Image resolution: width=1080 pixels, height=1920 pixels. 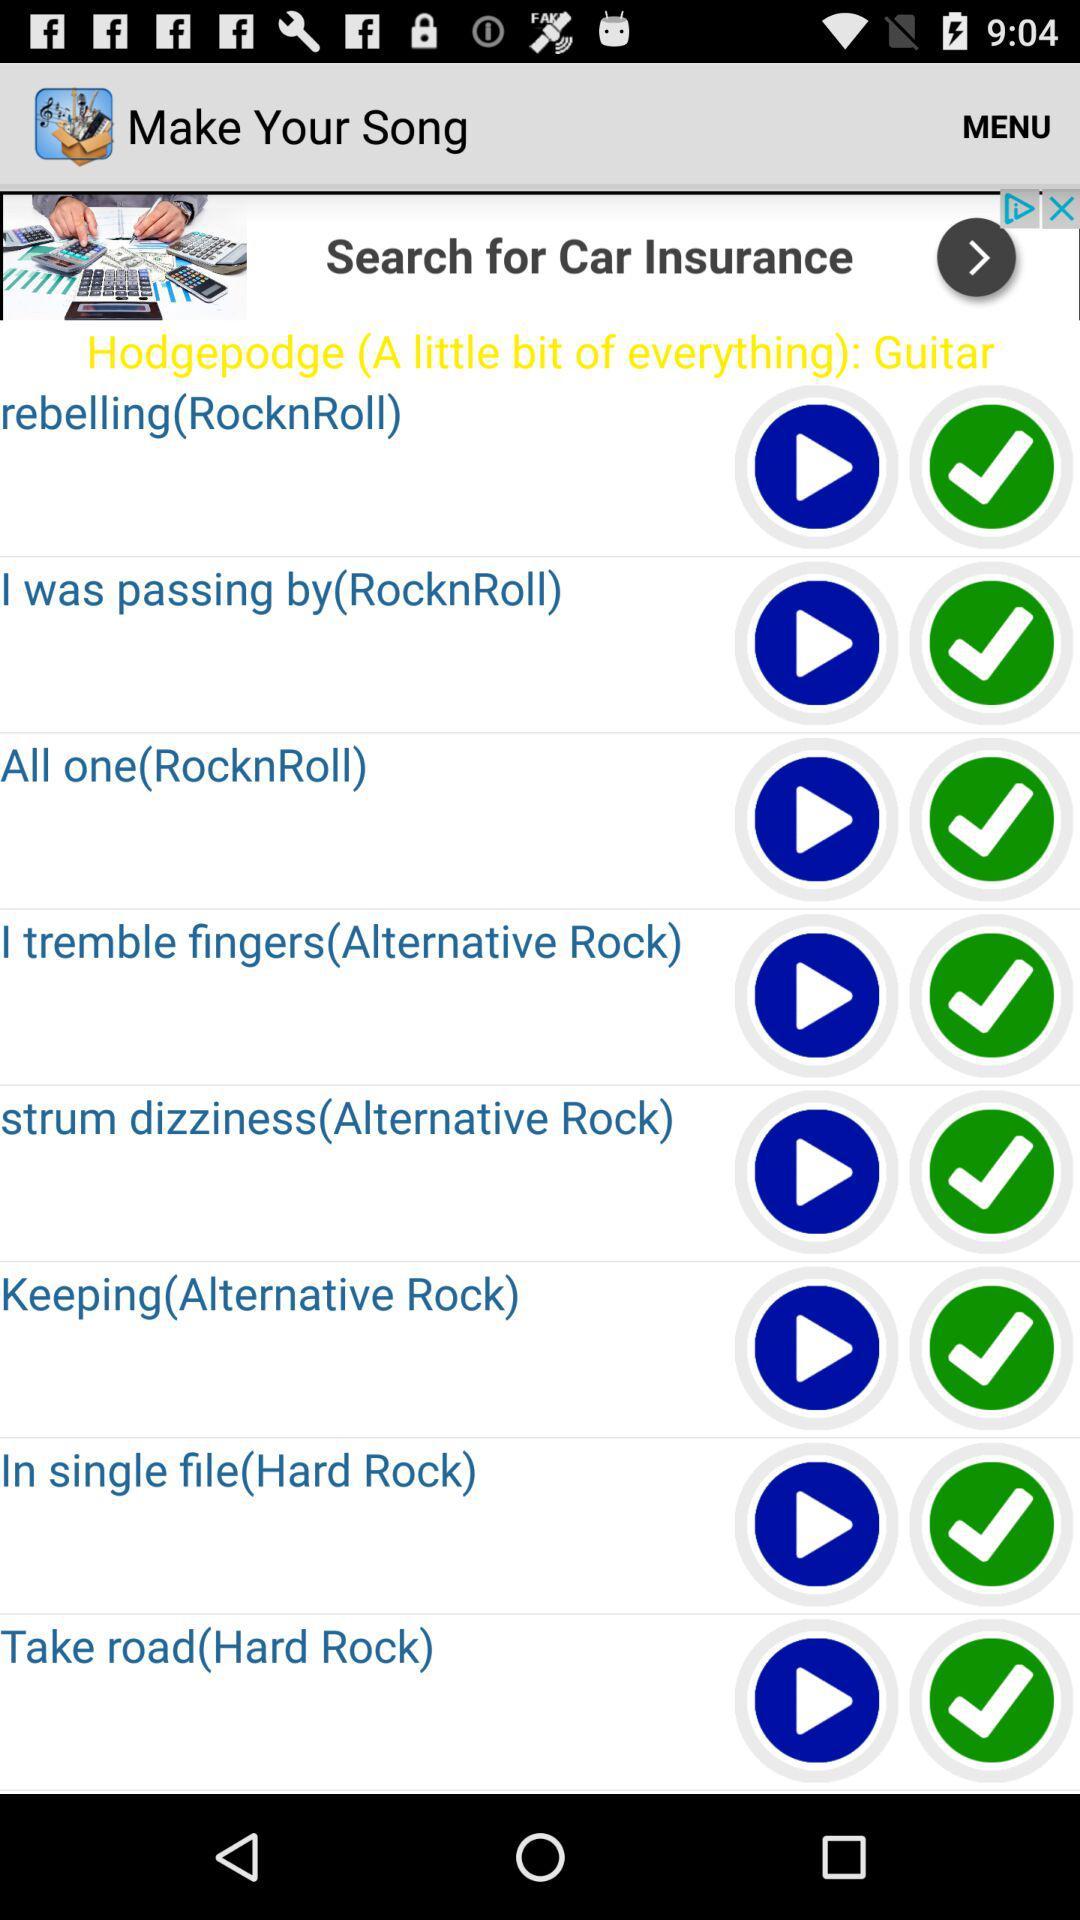 I want to click on song play option, so click(x=817, y=467).